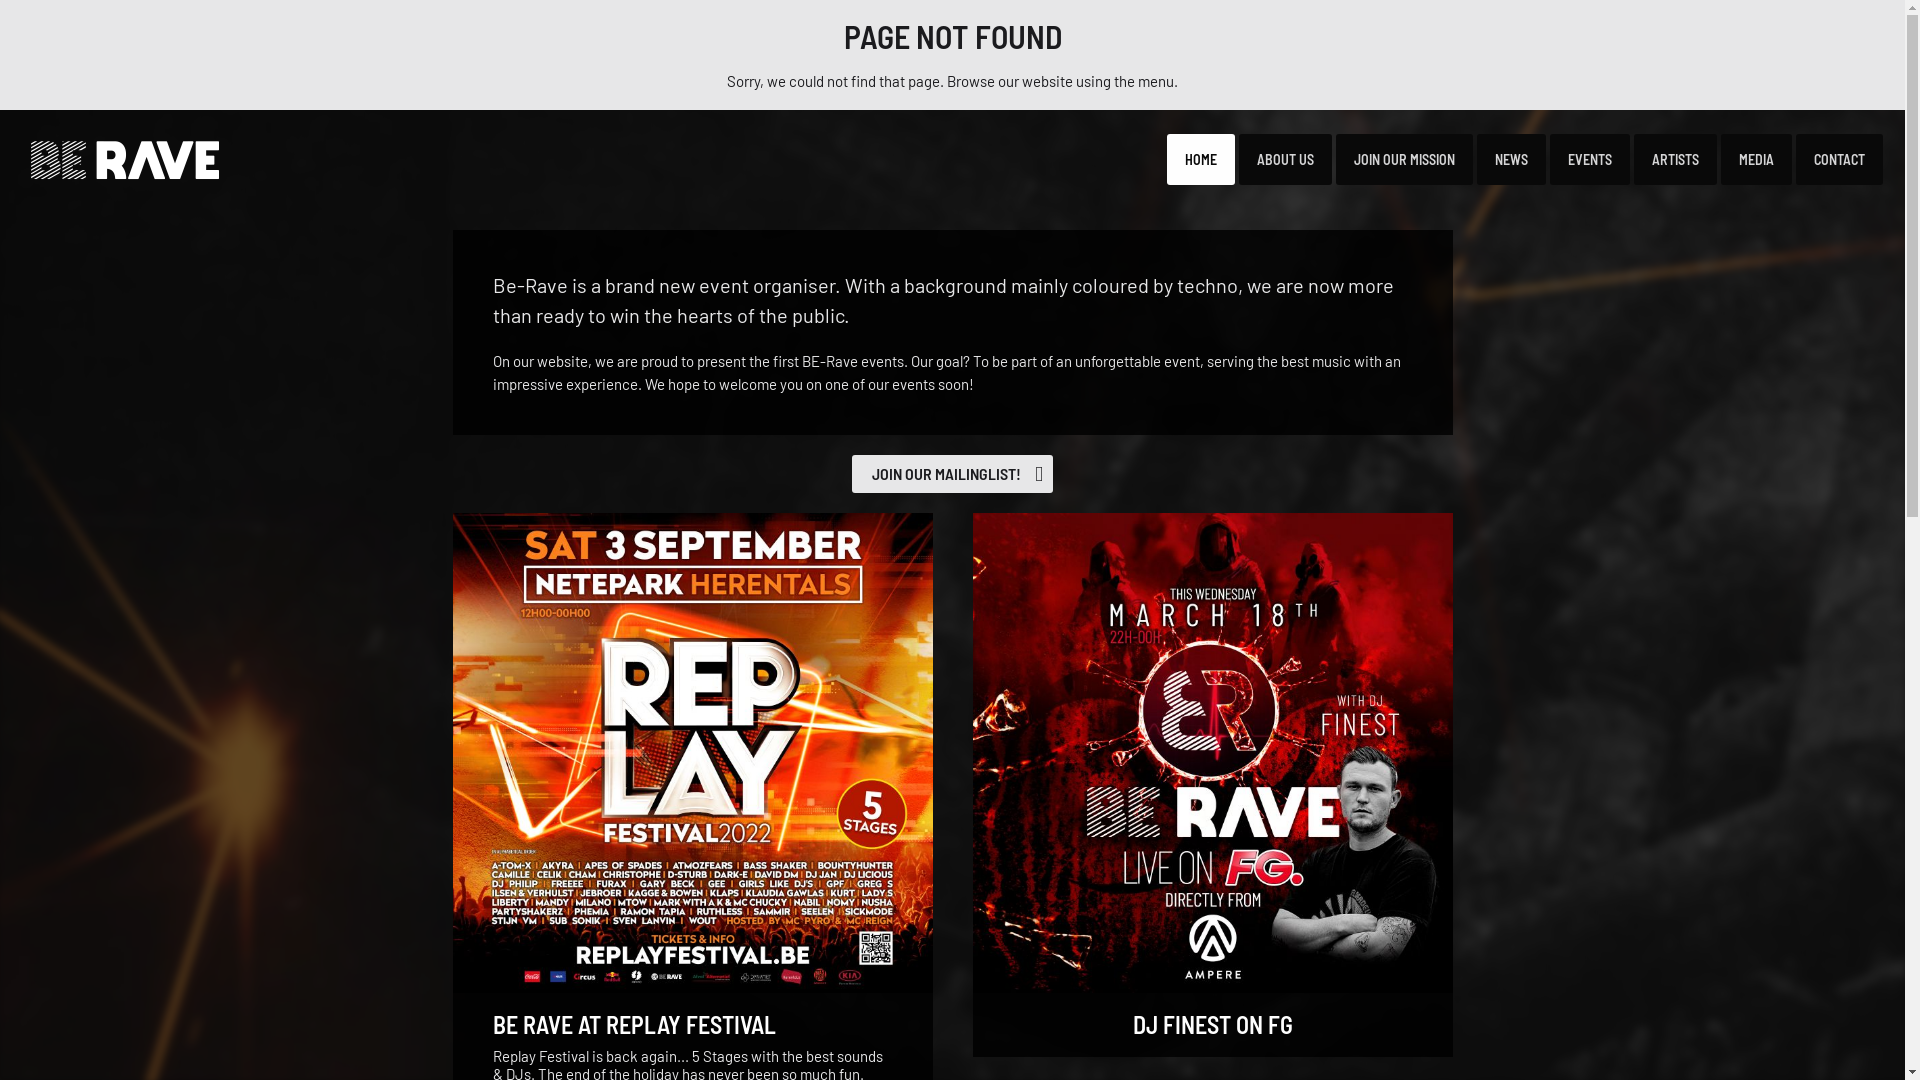 This screenshot has height=1080, width=1920. What do you see at coordinates (1285, 158) in the screenshot?
I see `'ABOUT US'` at bounding box center [1285, 158].